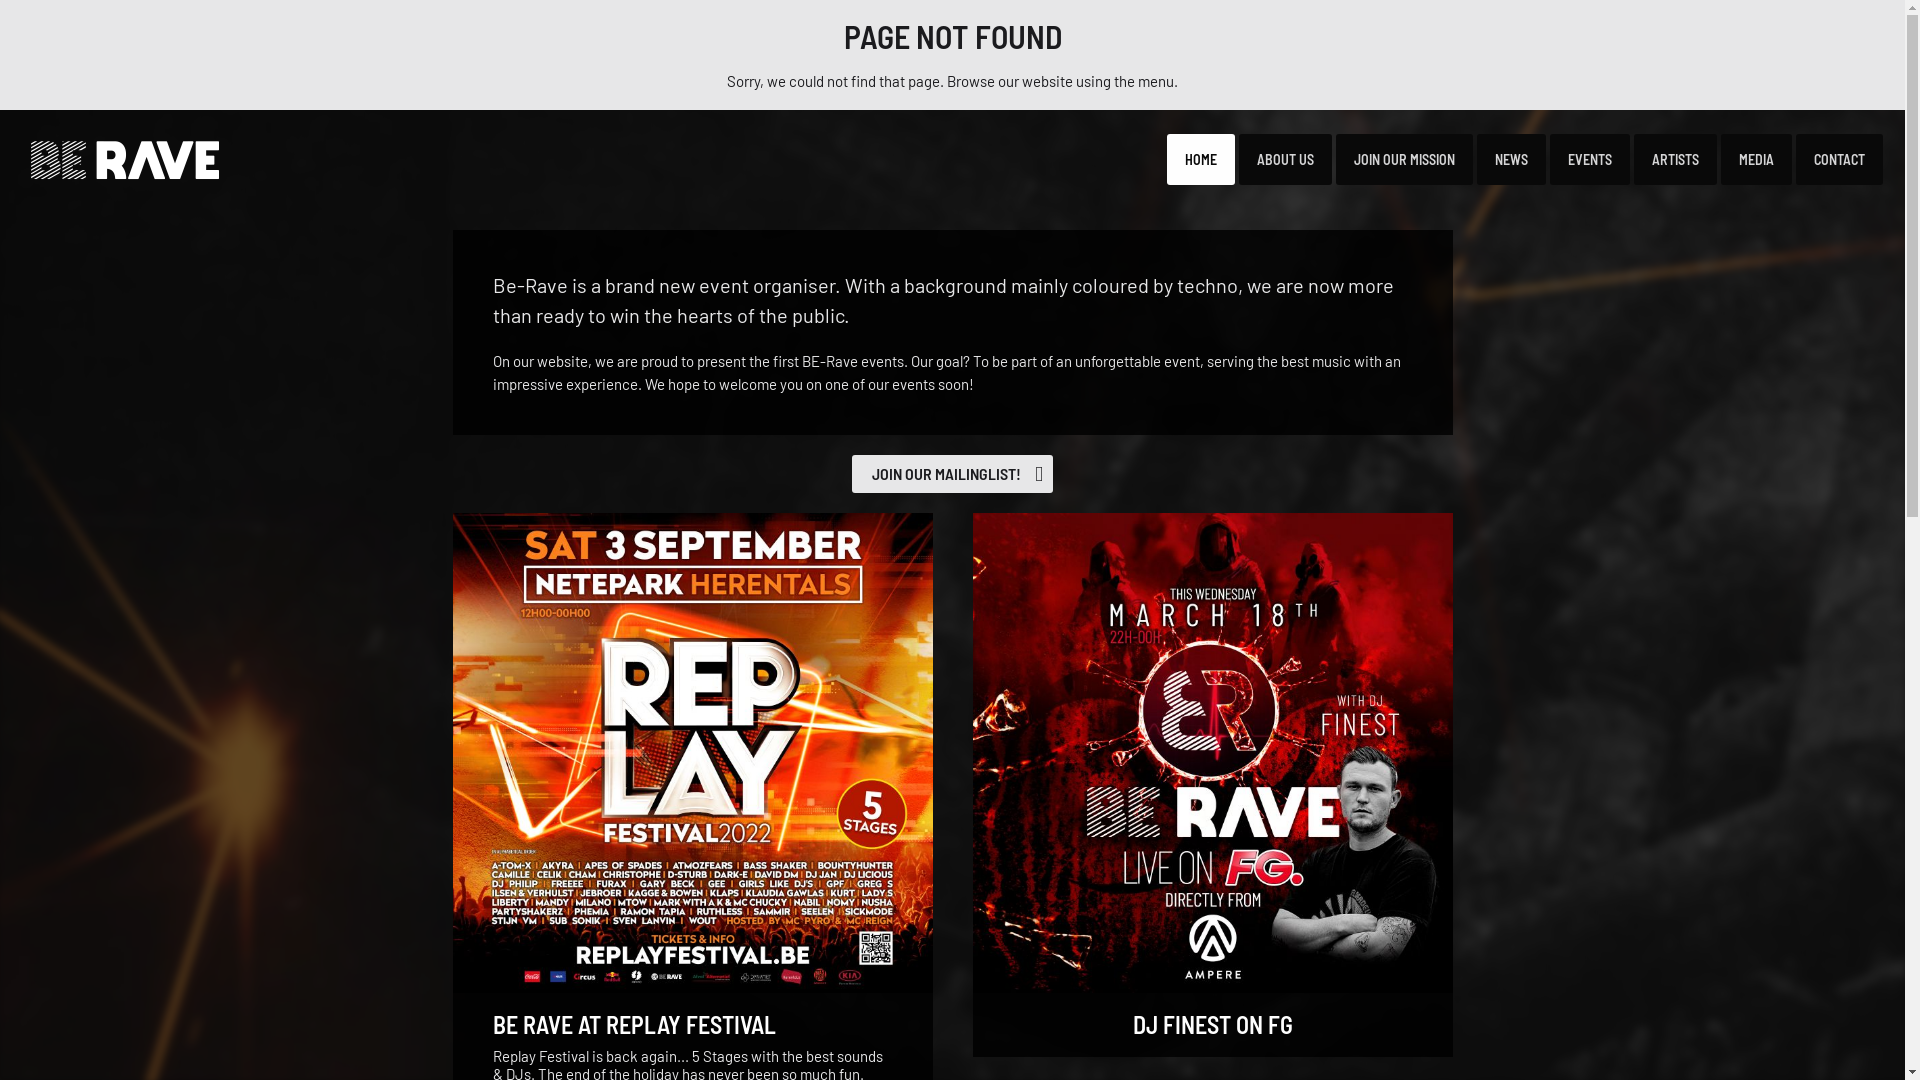 This screenshot has height=1080, width=1920. What do you see at coordinates (1285, 158) in the screenshot?
I see `'ABOUT US'` at bounding box center [1285, 158].